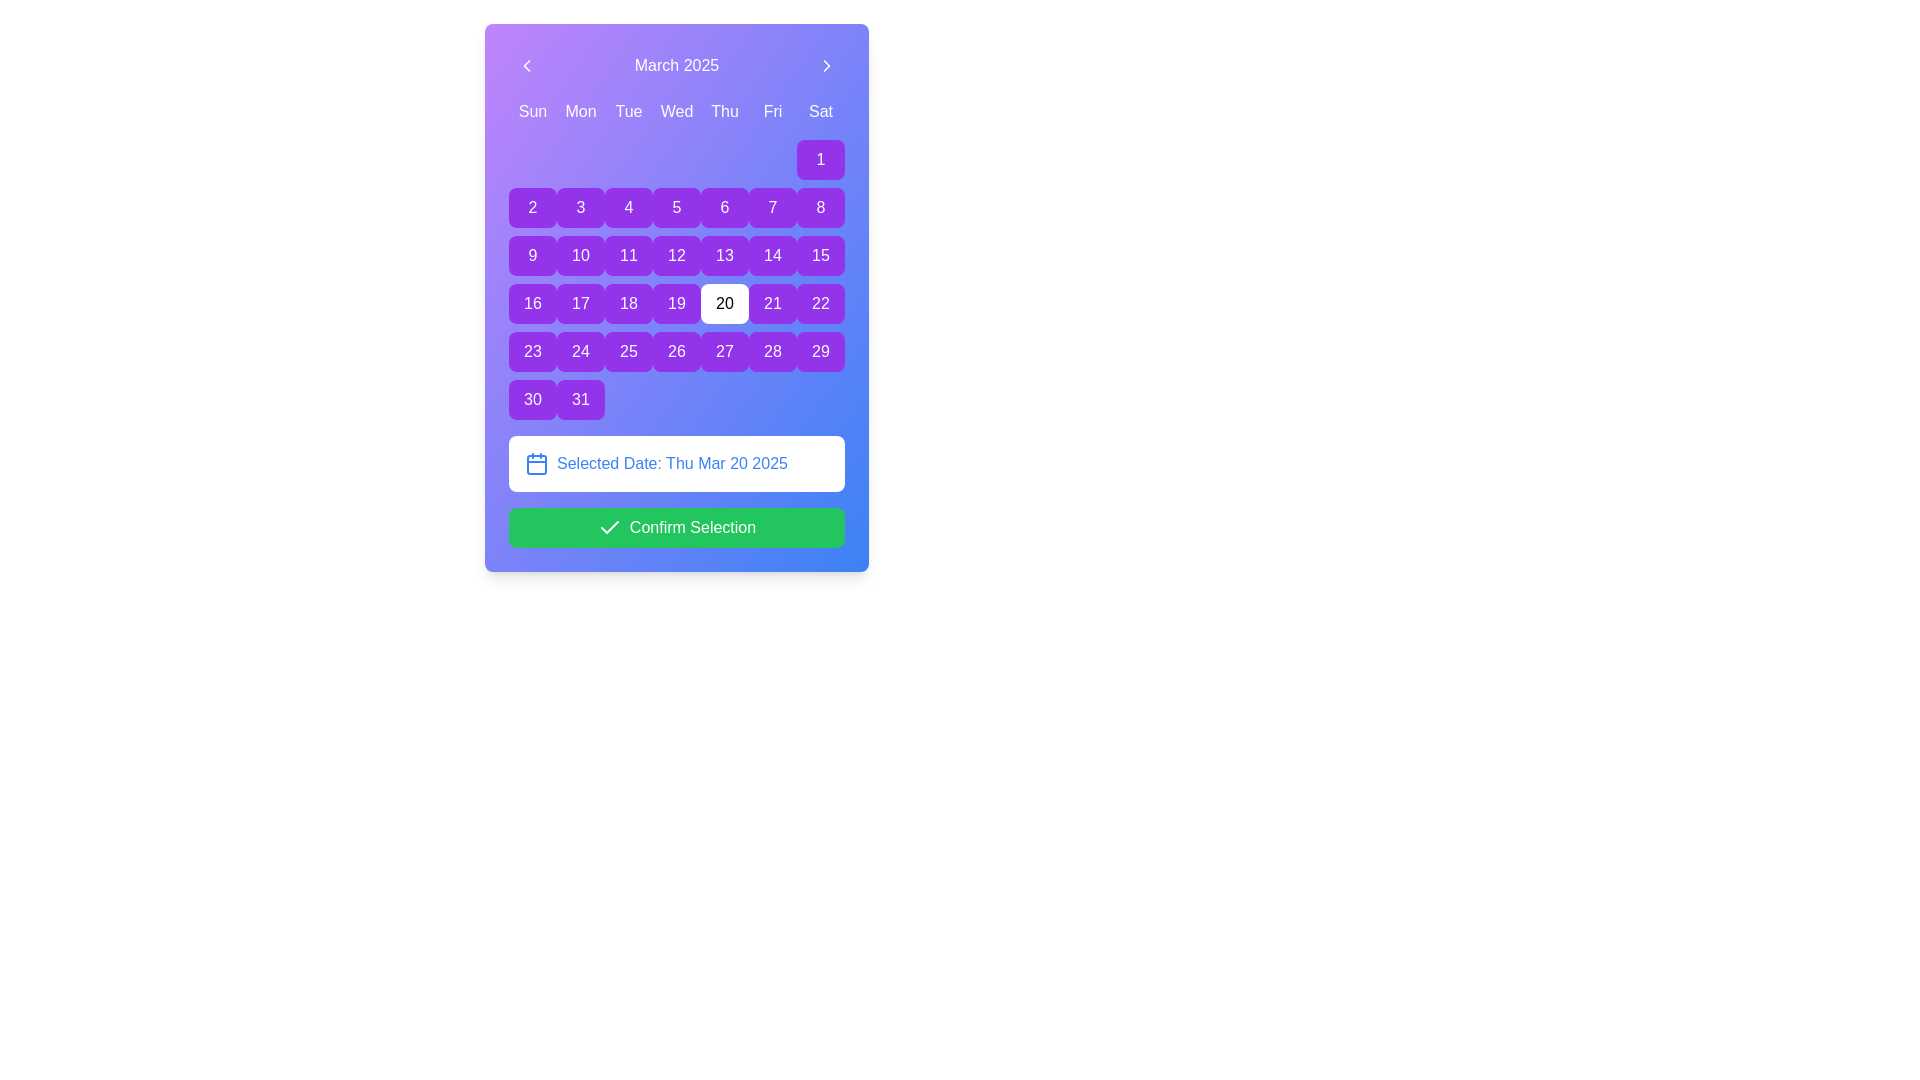  I want to click on the purple button with rounded corners displaying the white number '5', so click(676, 208).